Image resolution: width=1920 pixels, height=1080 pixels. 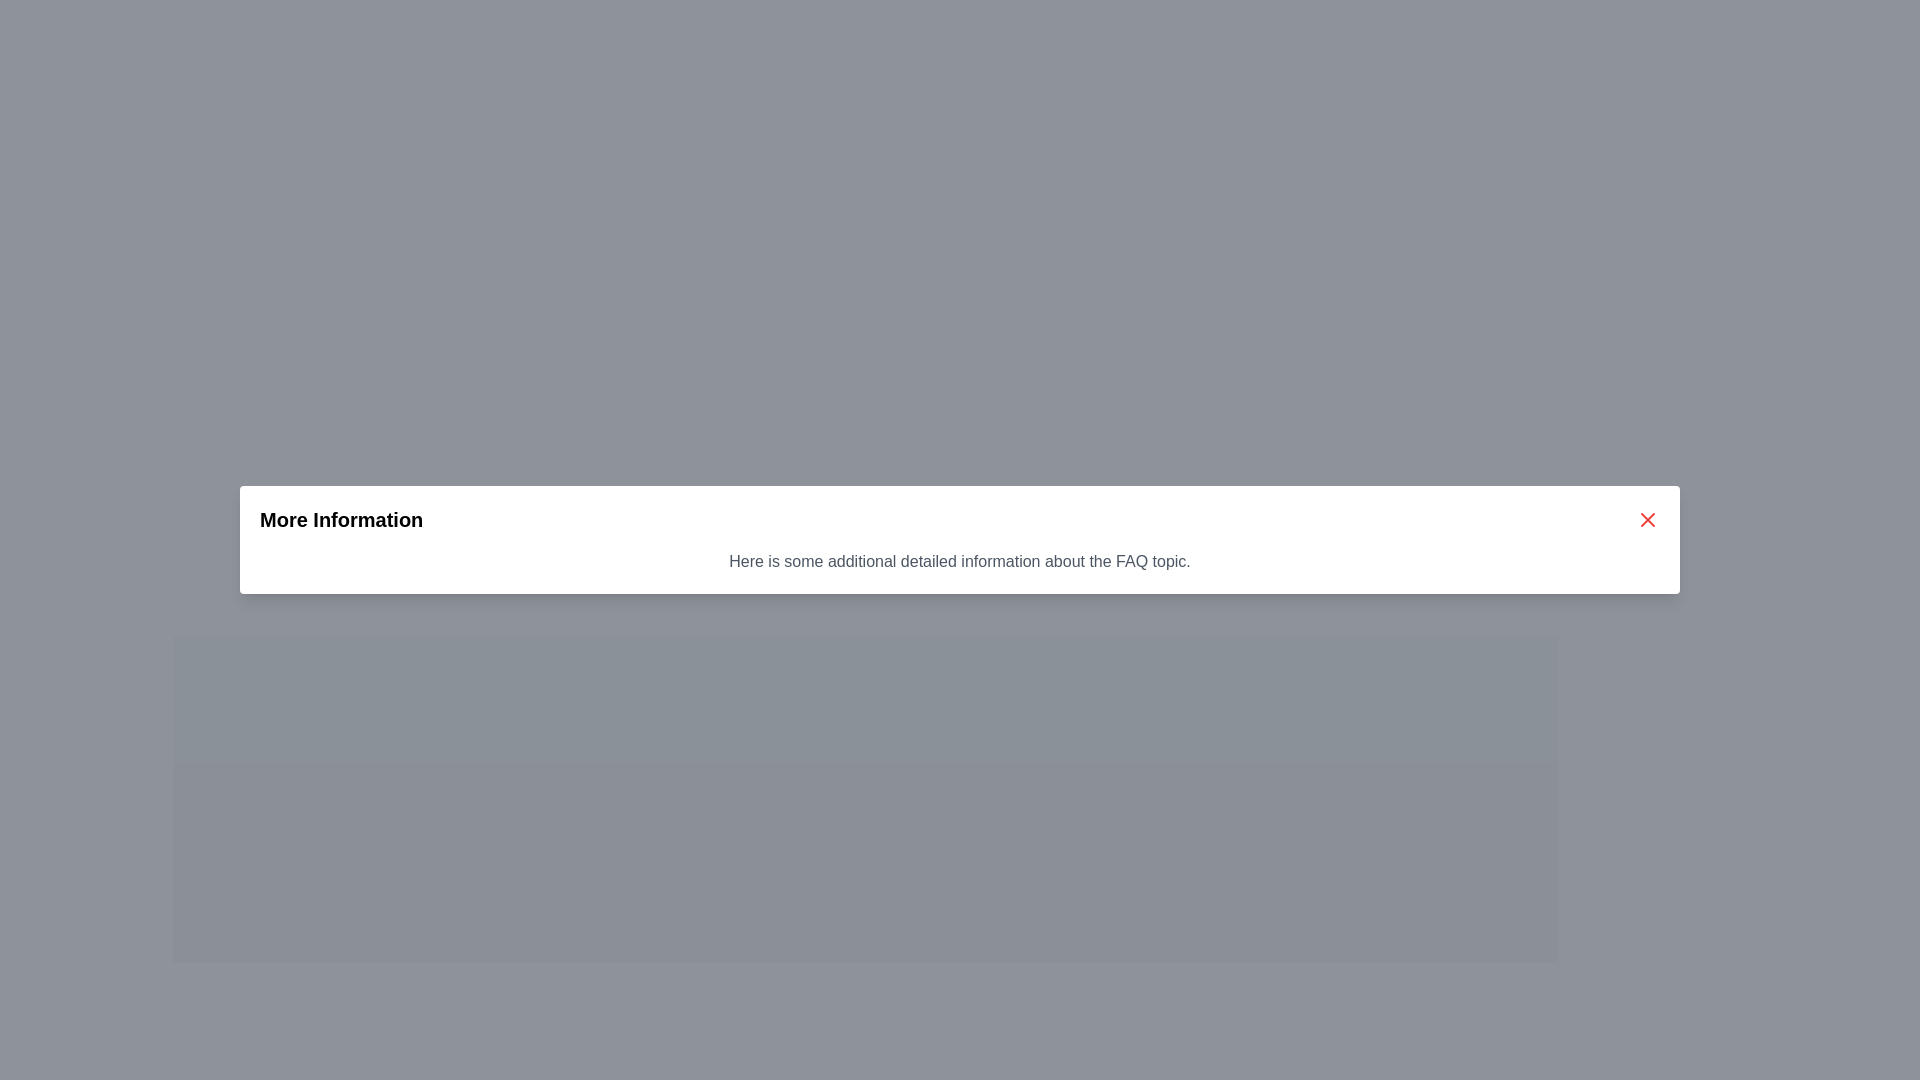 I want to click on the red close icon located at the top-right of the informational box, so click(x=1647, y=519).